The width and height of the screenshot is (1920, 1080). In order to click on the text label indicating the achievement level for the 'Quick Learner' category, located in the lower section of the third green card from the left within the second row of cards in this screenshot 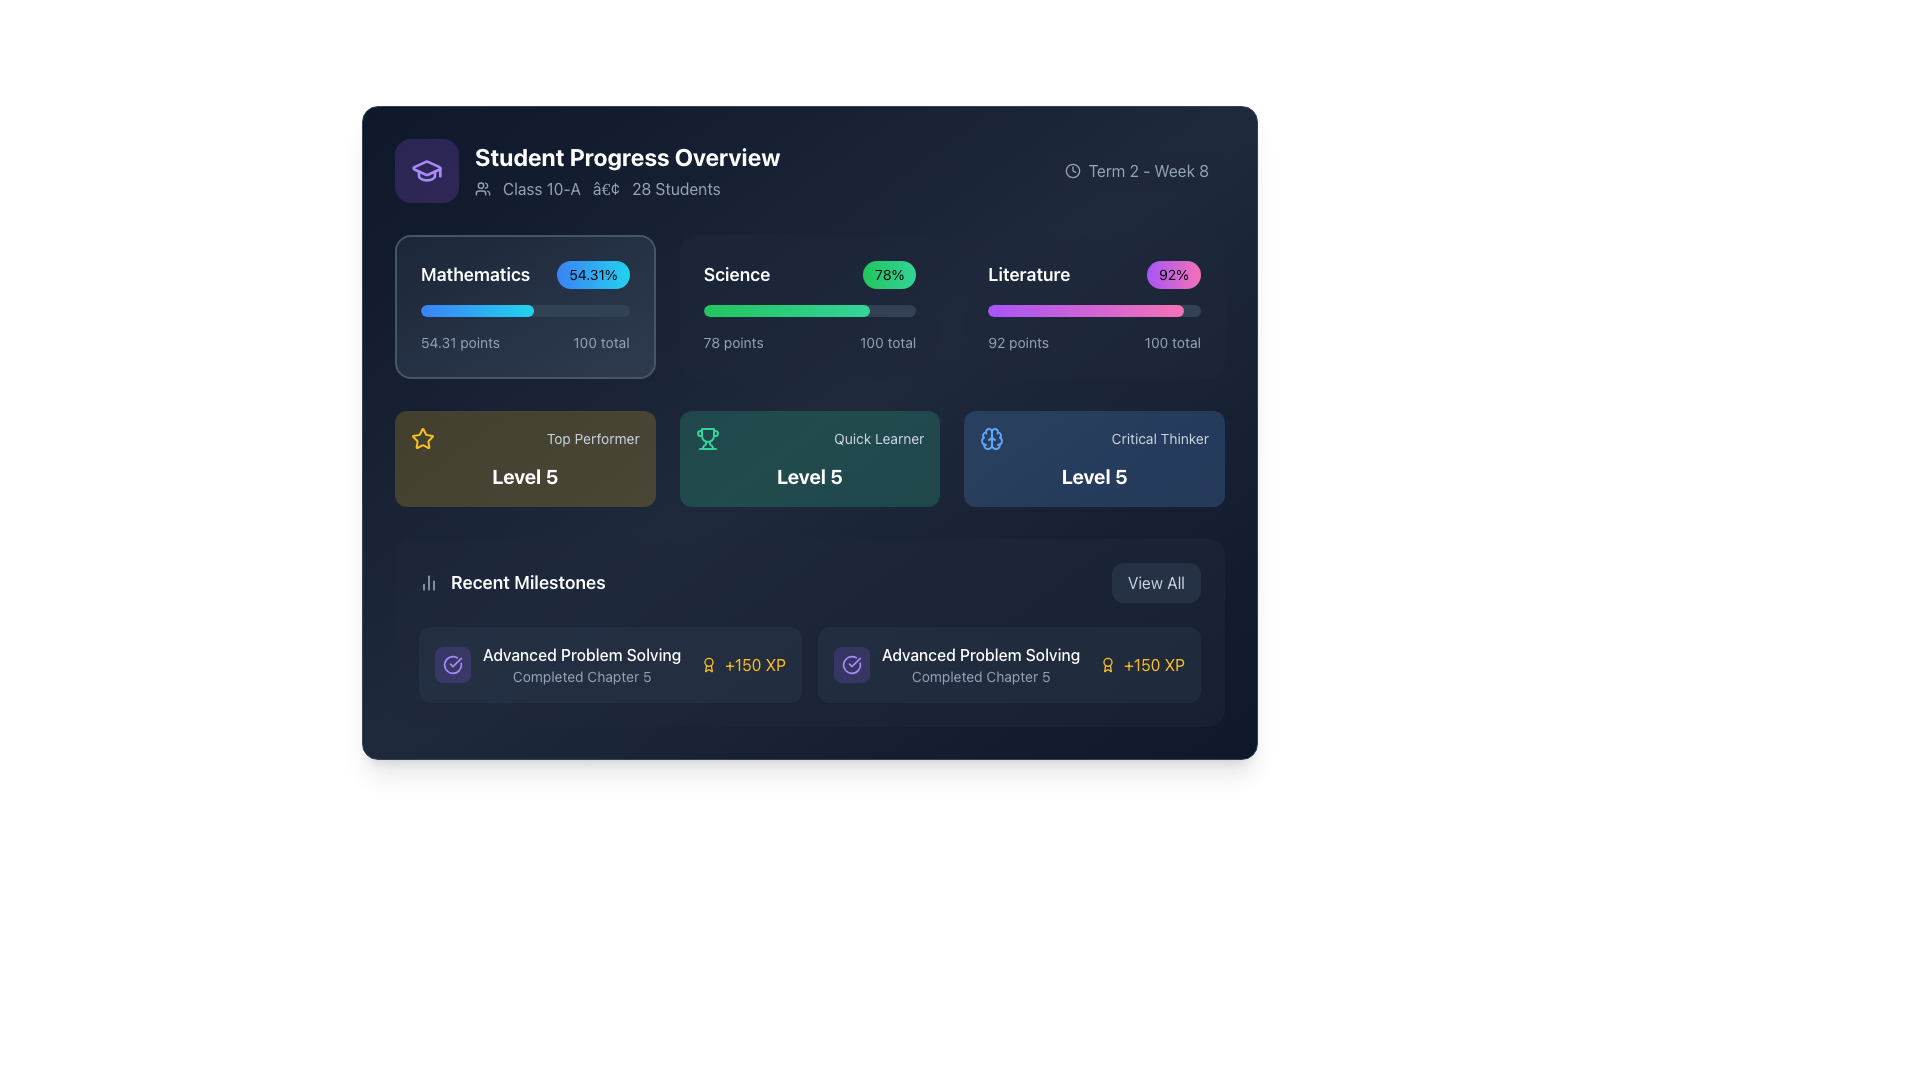, I will do `click(810, 477)`.